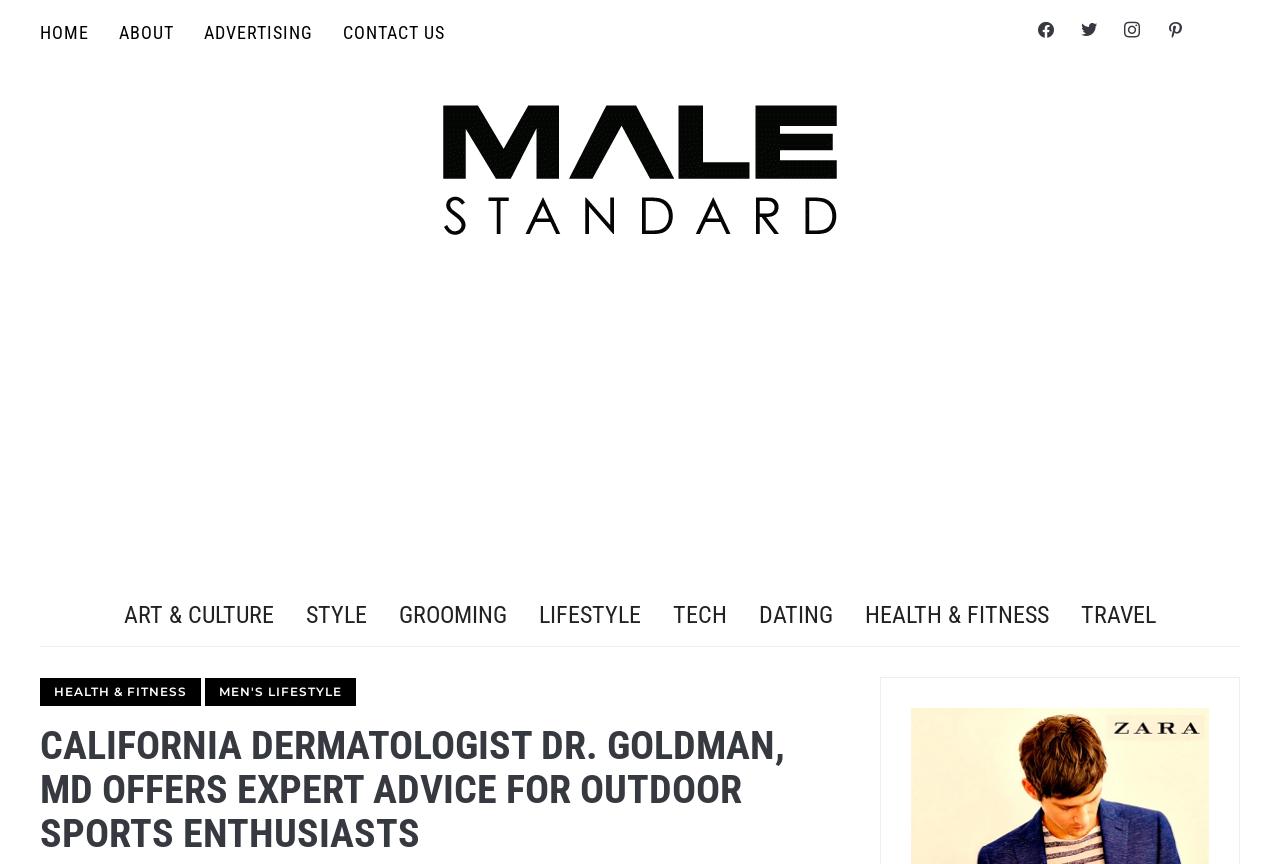  What do you see at coordinates (199, 613) in the screenshot?
I see `'Art & Culture'` at bounding box center [199, 613].